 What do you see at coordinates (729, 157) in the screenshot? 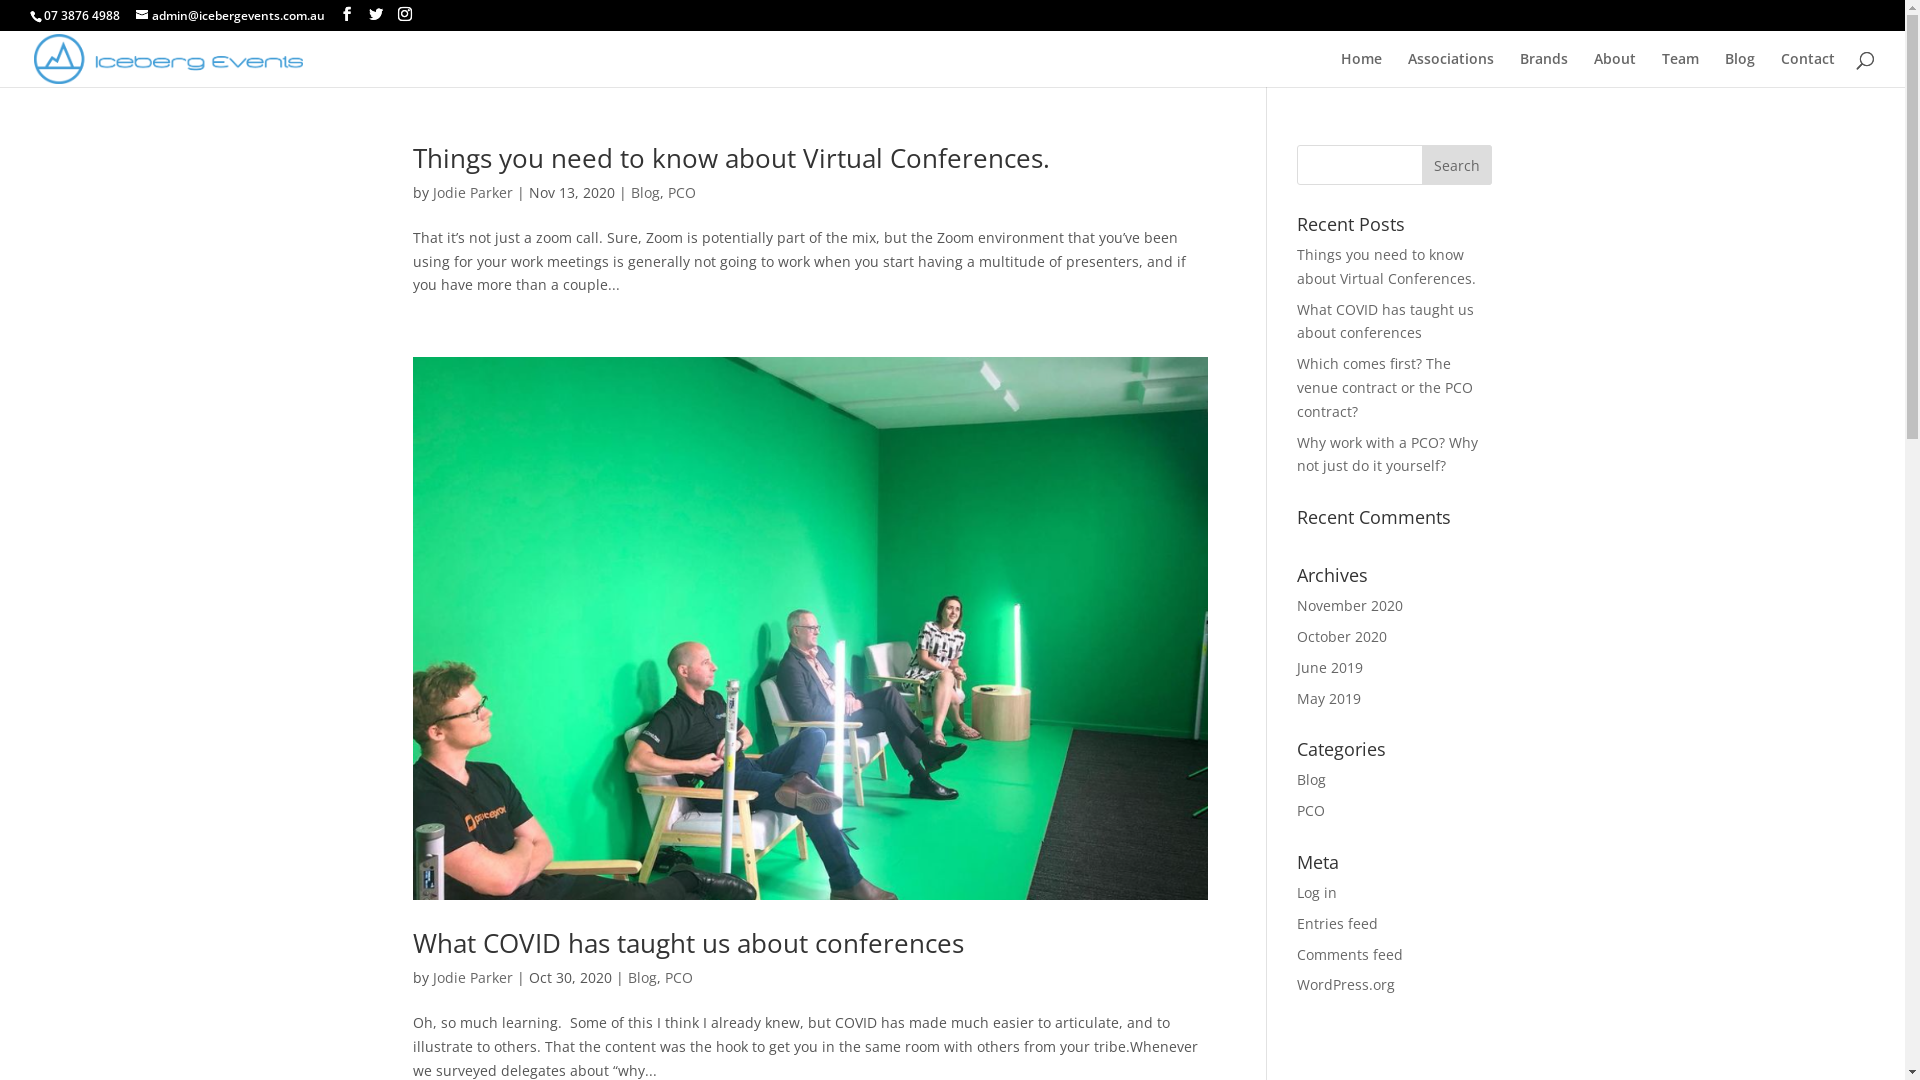
I see `'Things you need to know about Virtual Conferences.'` at bounding box center [729, 157].